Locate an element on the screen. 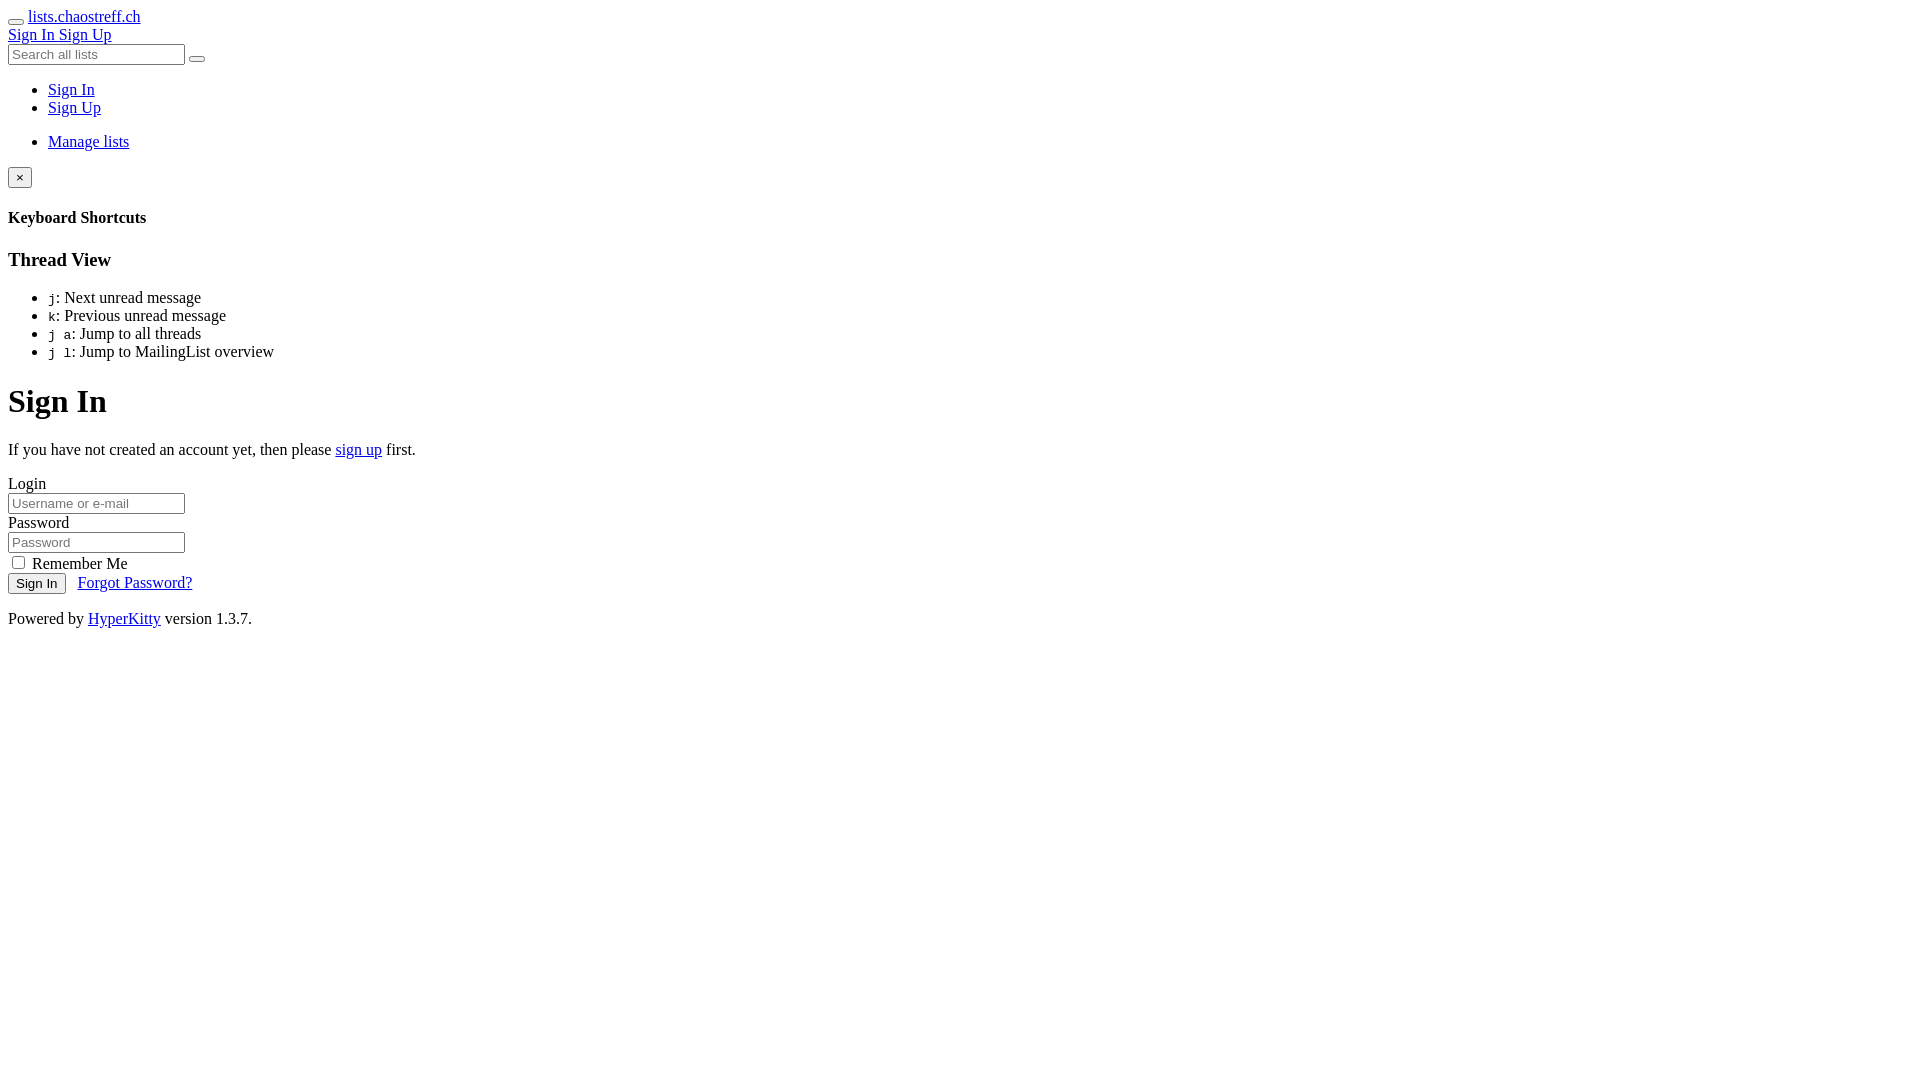  'Sign Up' is located at coordinates (74, 107).